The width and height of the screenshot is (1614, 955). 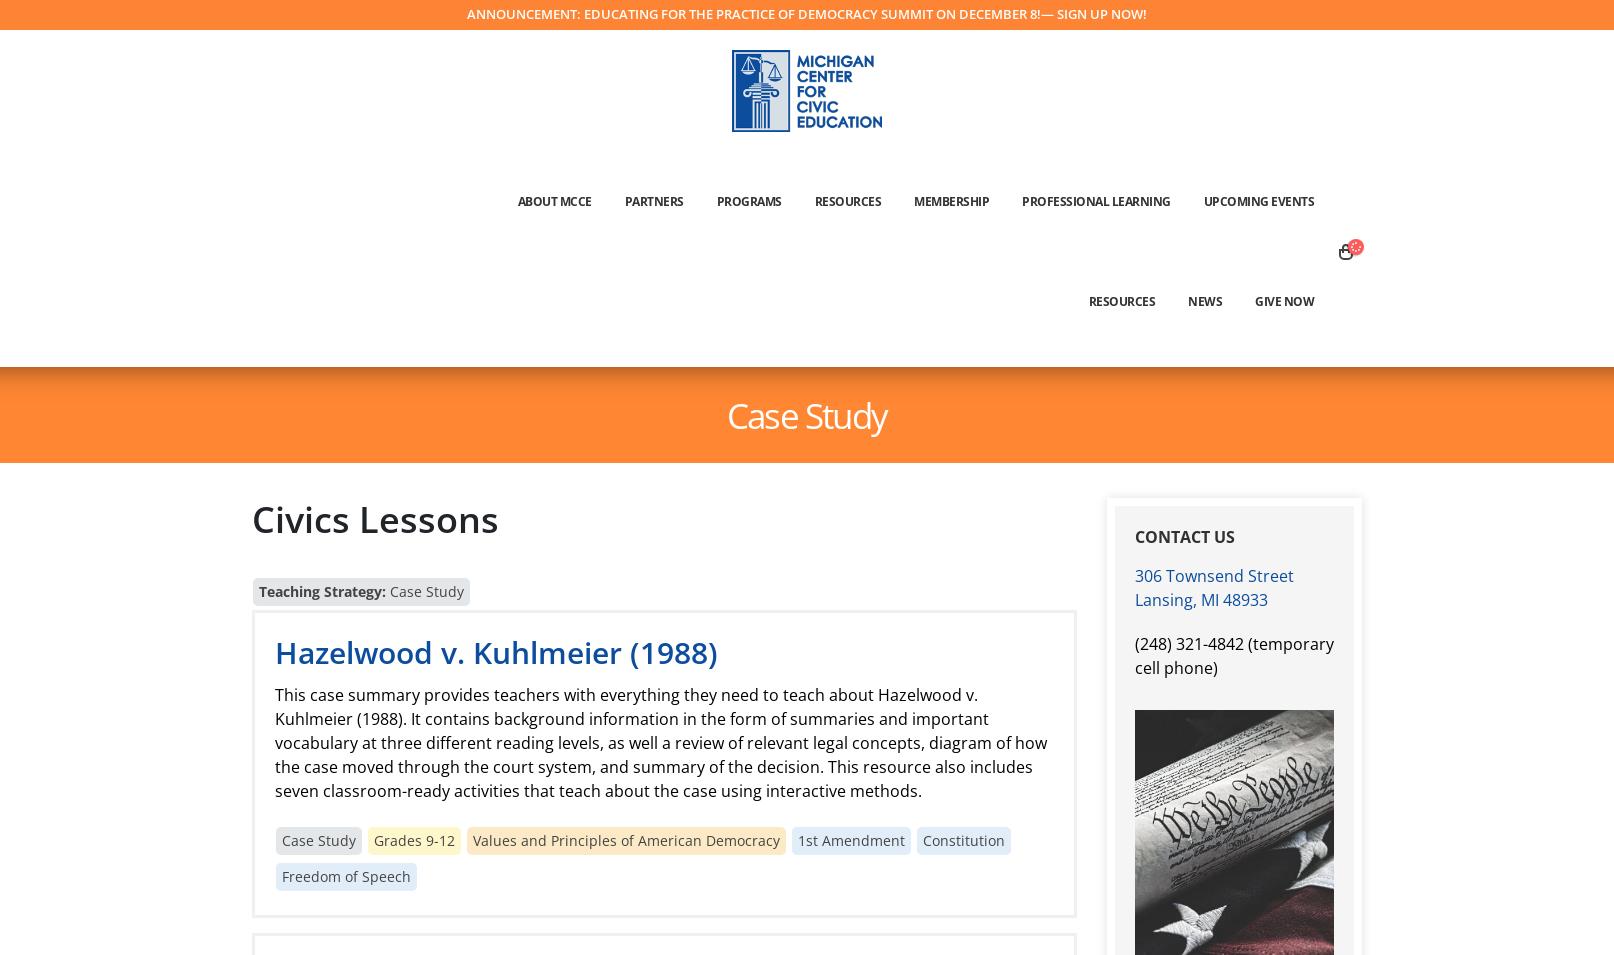 What do you see at coordinates (1095, 201) in the screenshot?
I see `'Professional Learning'` at bounding box center [1095, 201].